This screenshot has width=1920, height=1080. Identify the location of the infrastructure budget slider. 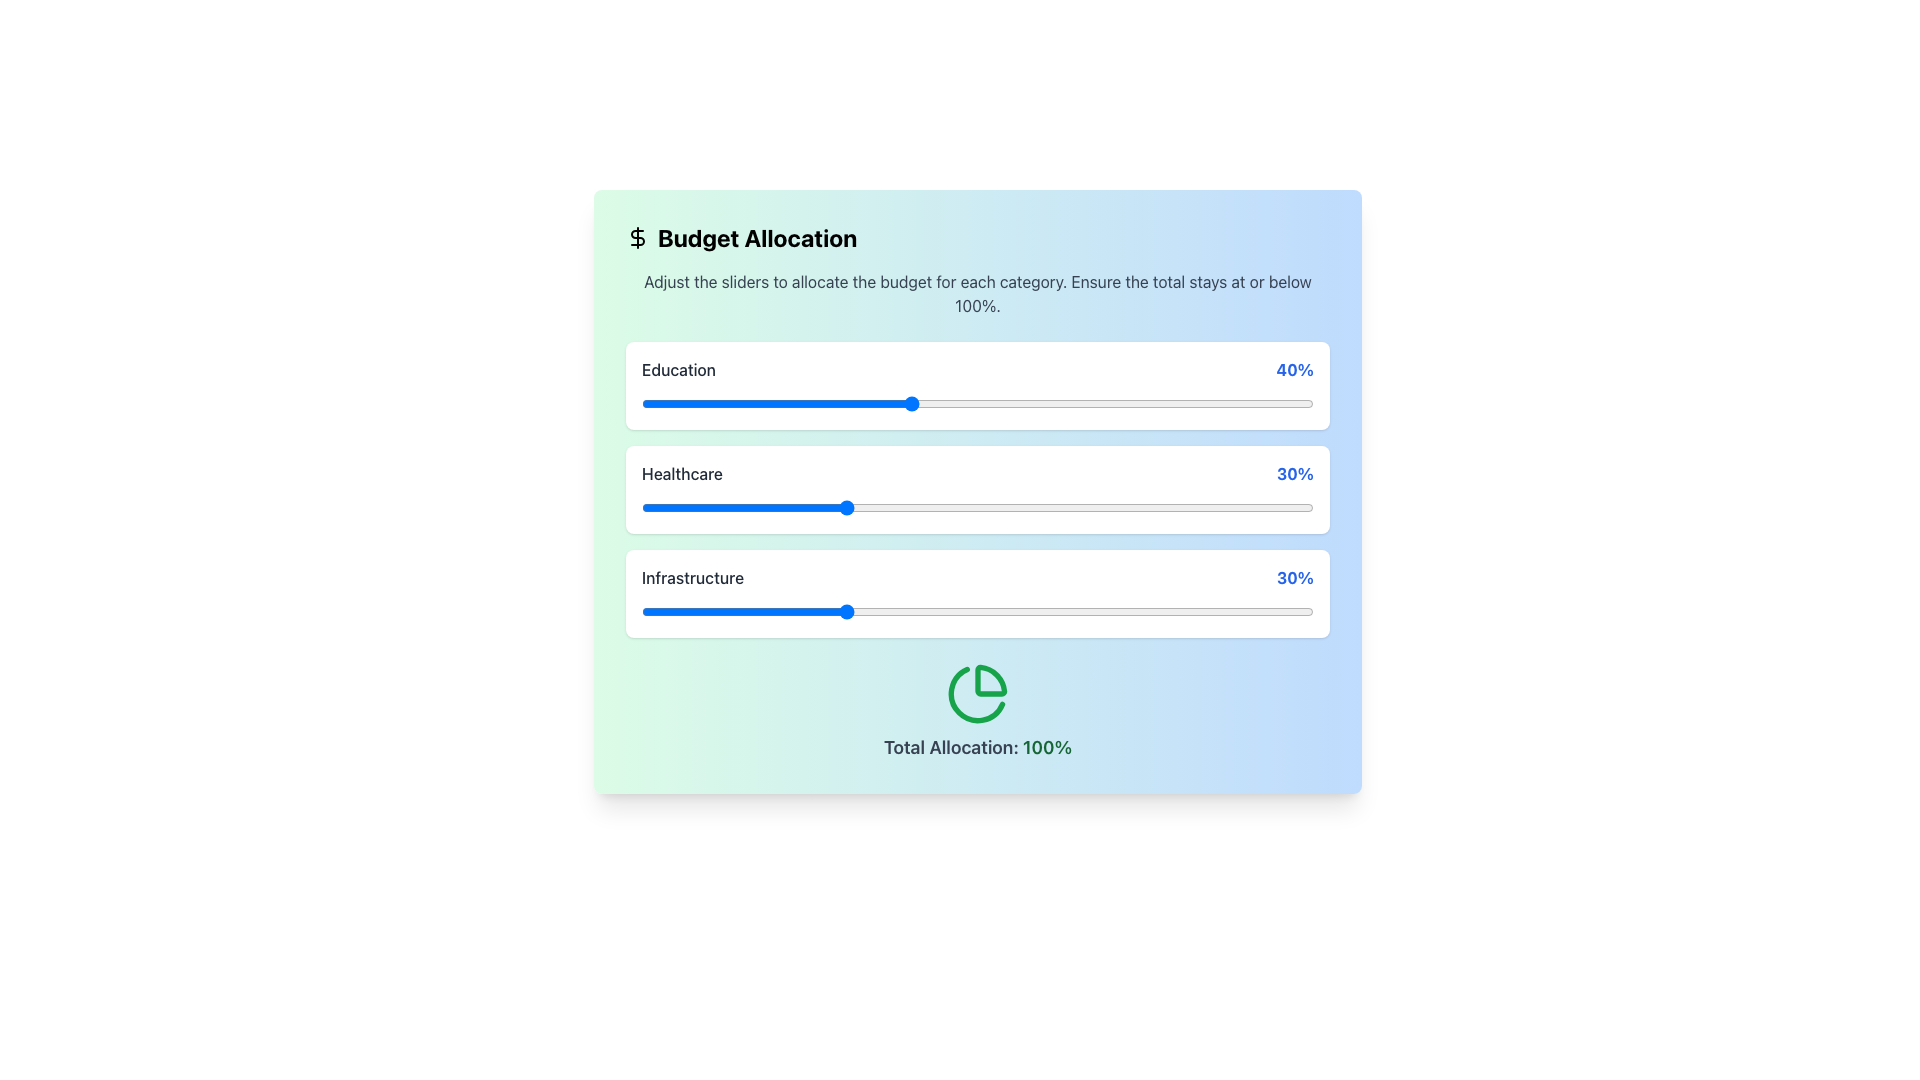
(843, 611).